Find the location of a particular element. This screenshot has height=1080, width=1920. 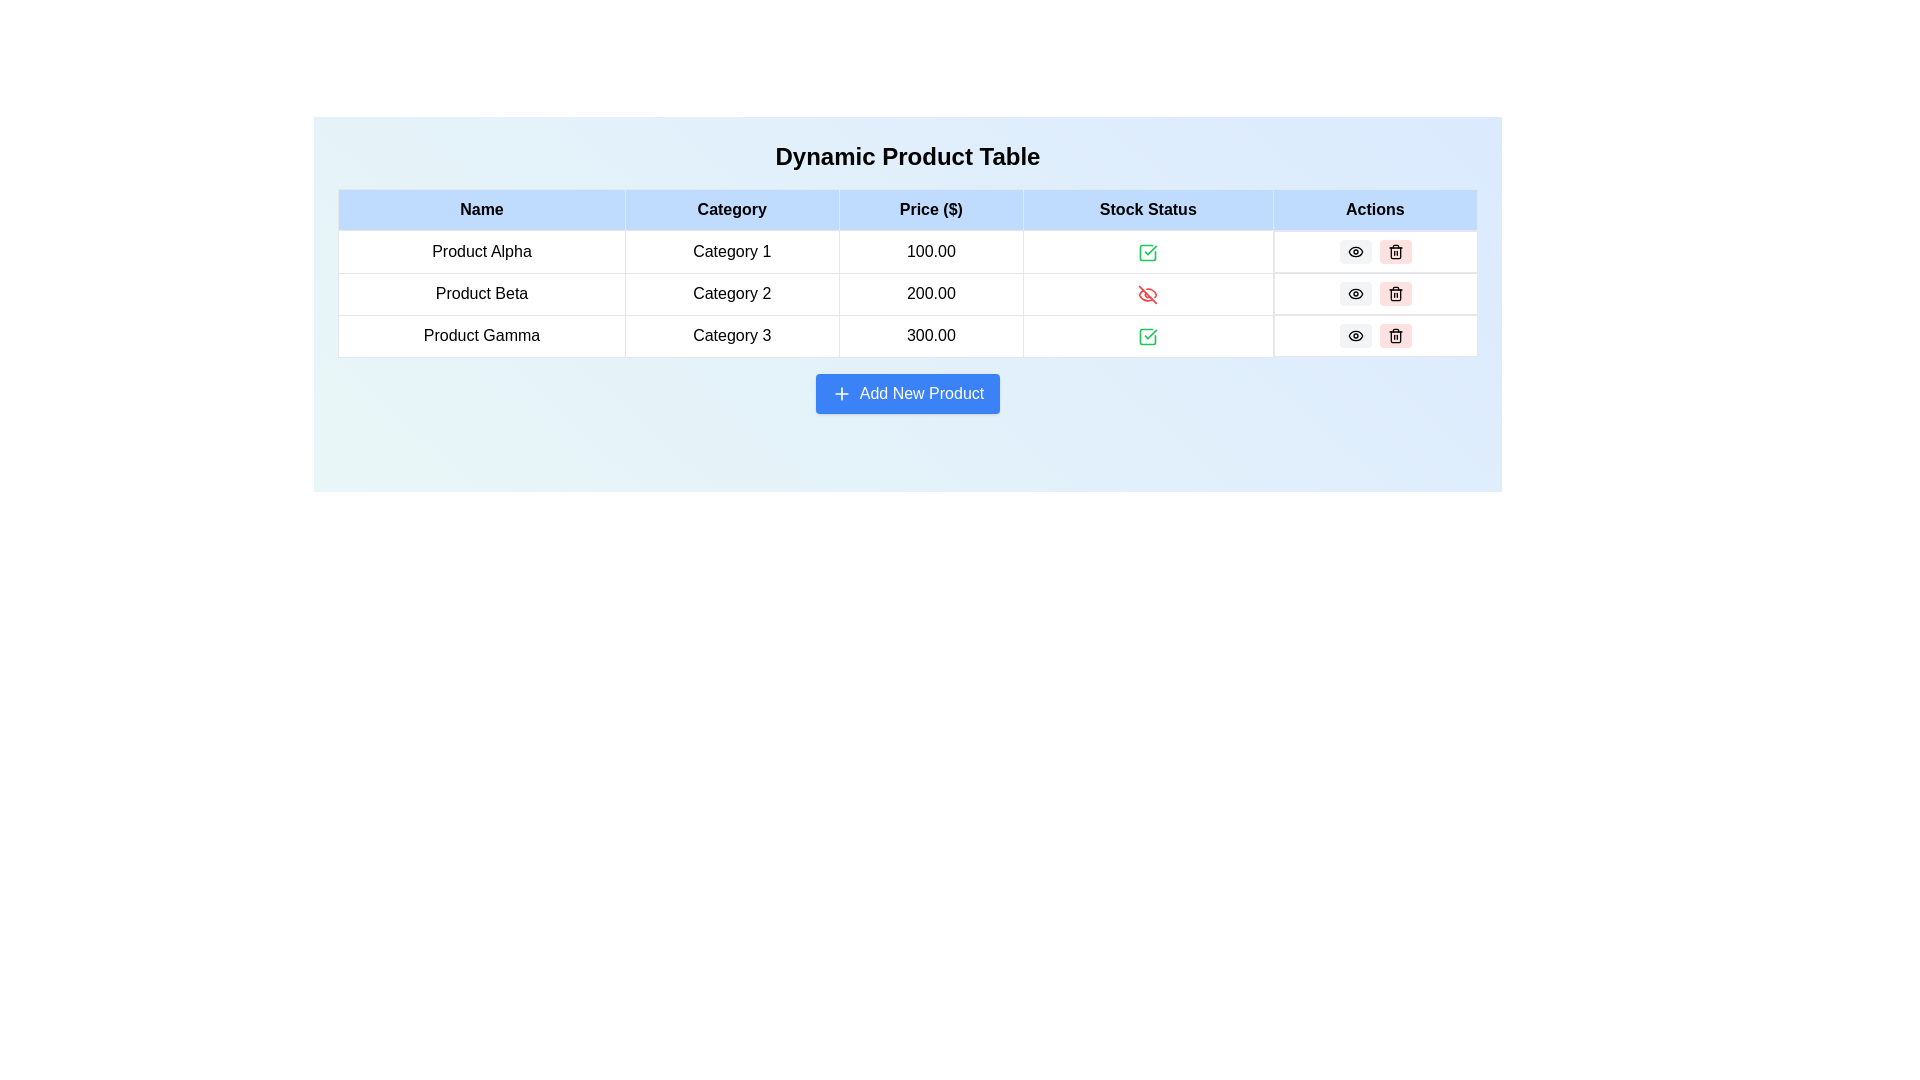

the price entry for 'Product Alpha' in the third cell of the first row of the table, which displays the price value under the 'Price ($)' column is located at coordinates (906, 250).